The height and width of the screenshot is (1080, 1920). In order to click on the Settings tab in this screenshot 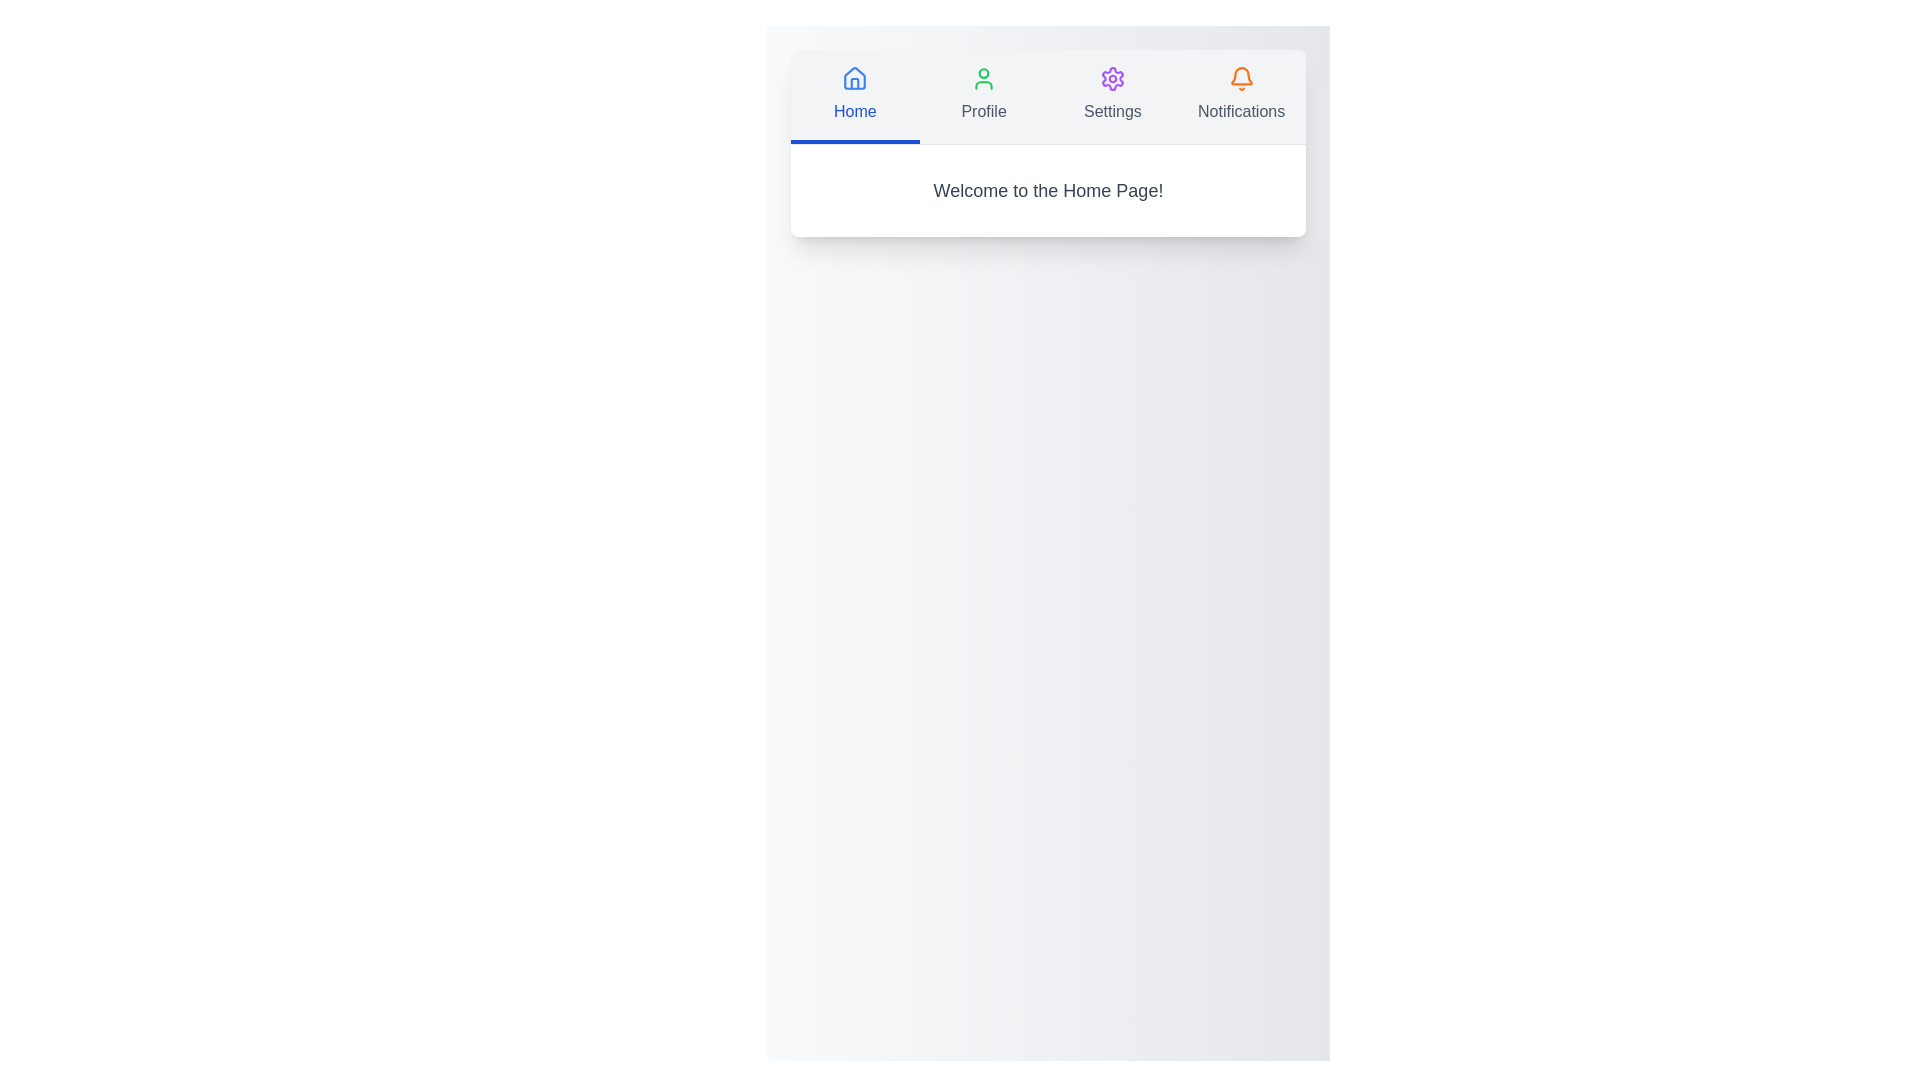, I will do `click(1111, 96)`.